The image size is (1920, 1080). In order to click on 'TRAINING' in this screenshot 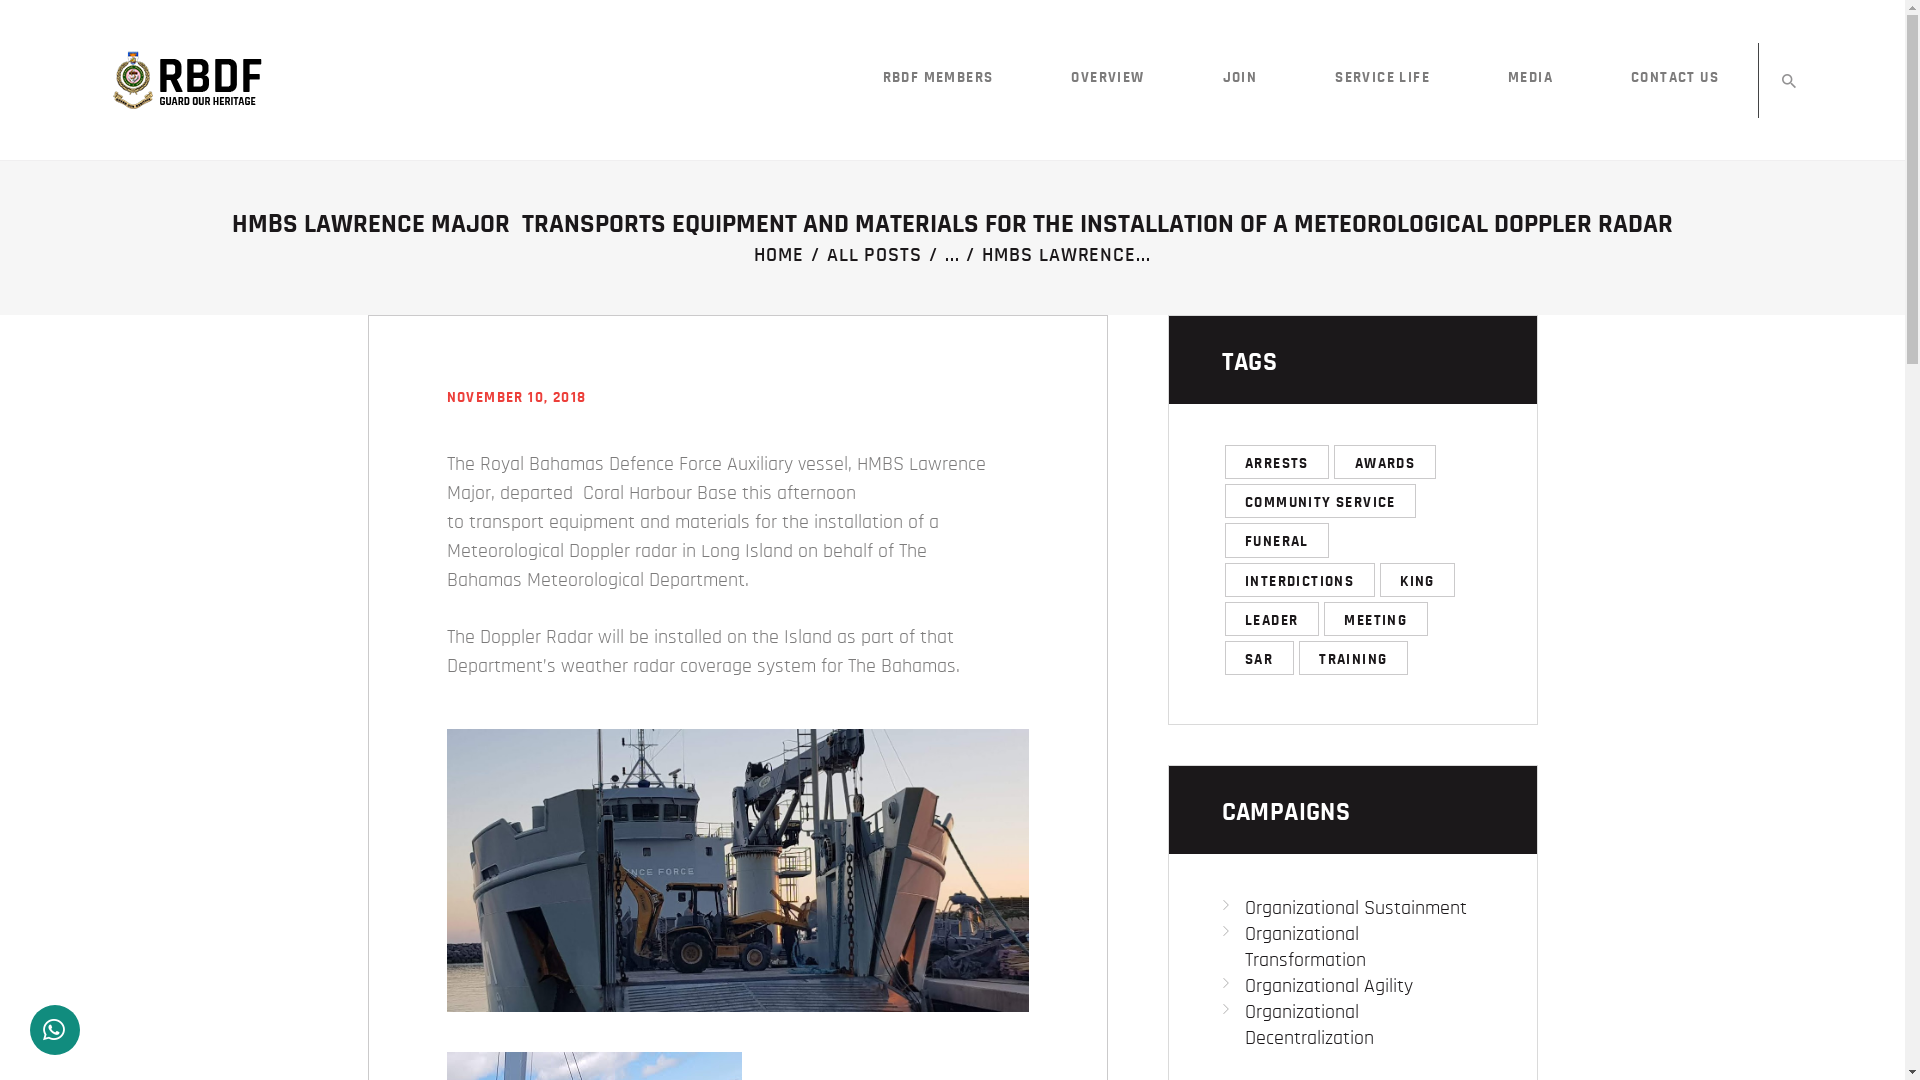, I will do `click(1353, 658)`.